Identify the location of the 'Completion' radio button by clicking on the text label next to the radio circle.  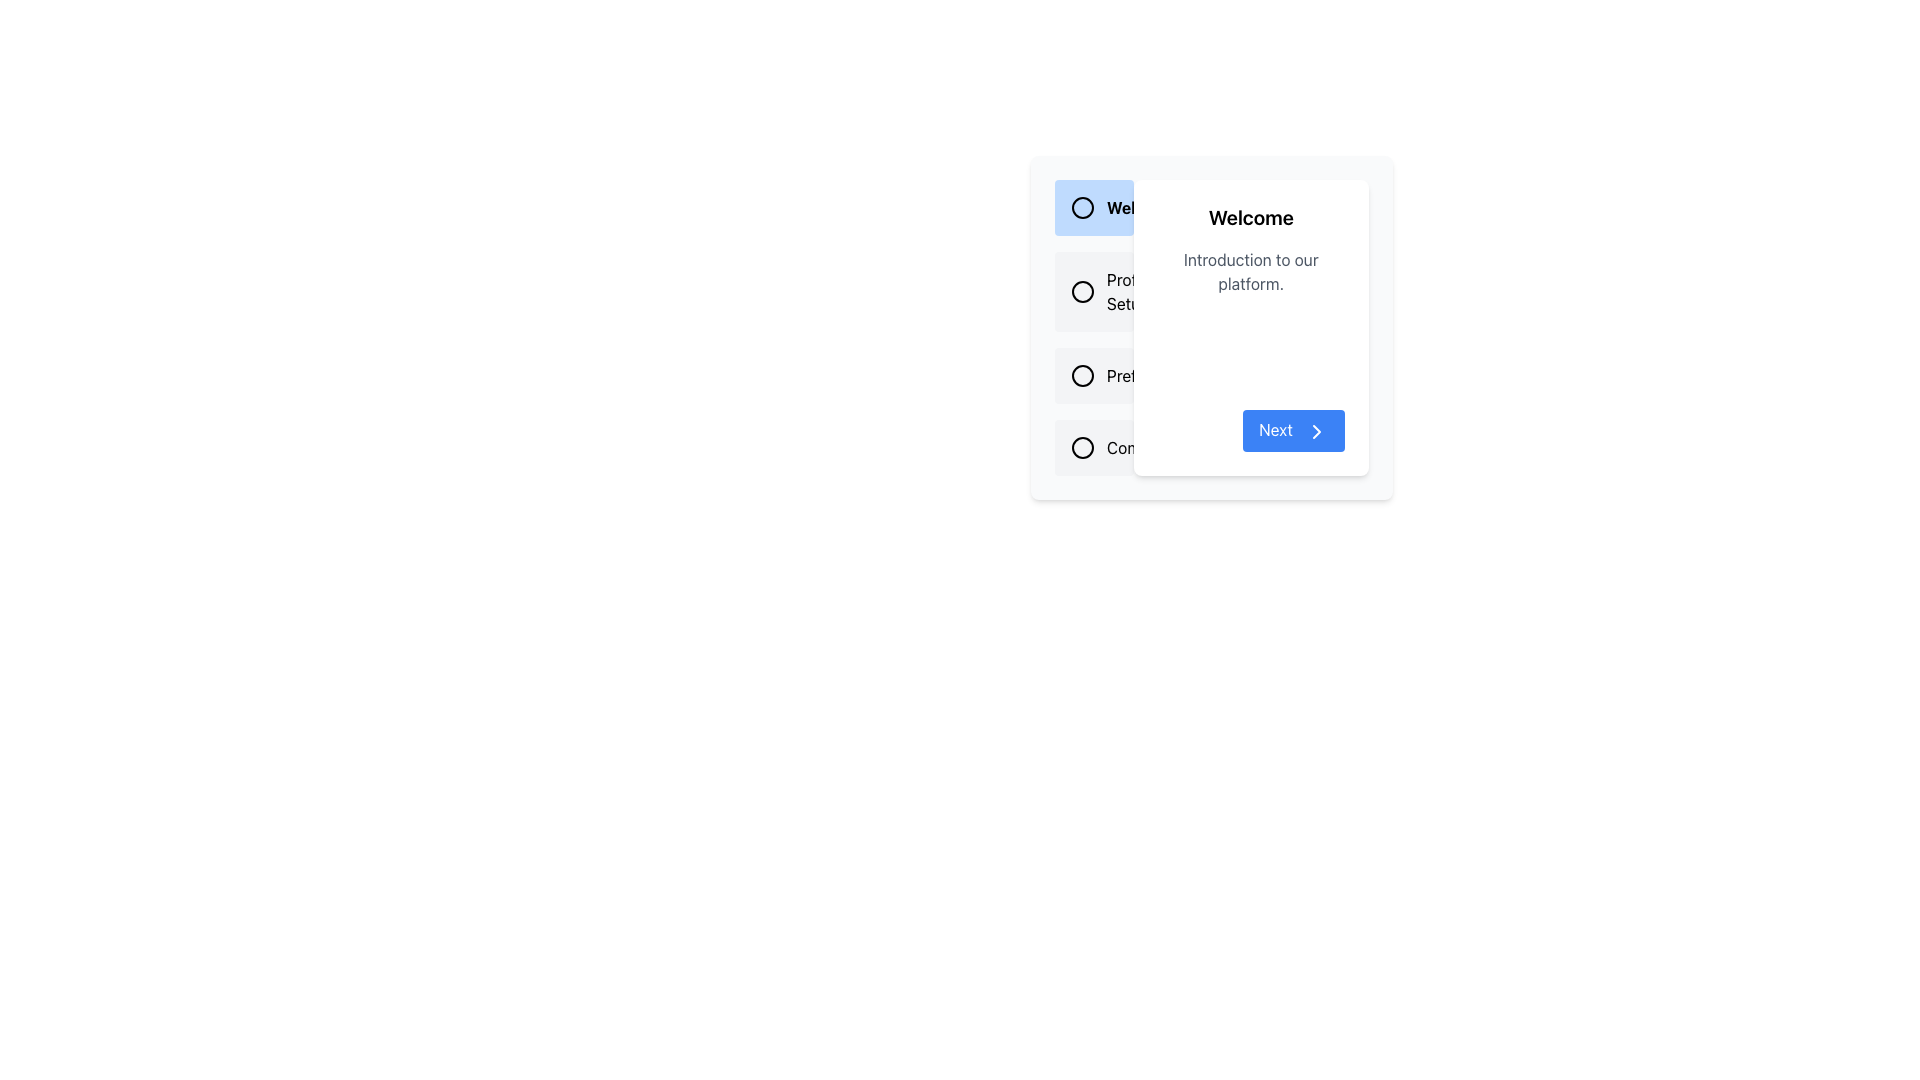
(1093, 446).